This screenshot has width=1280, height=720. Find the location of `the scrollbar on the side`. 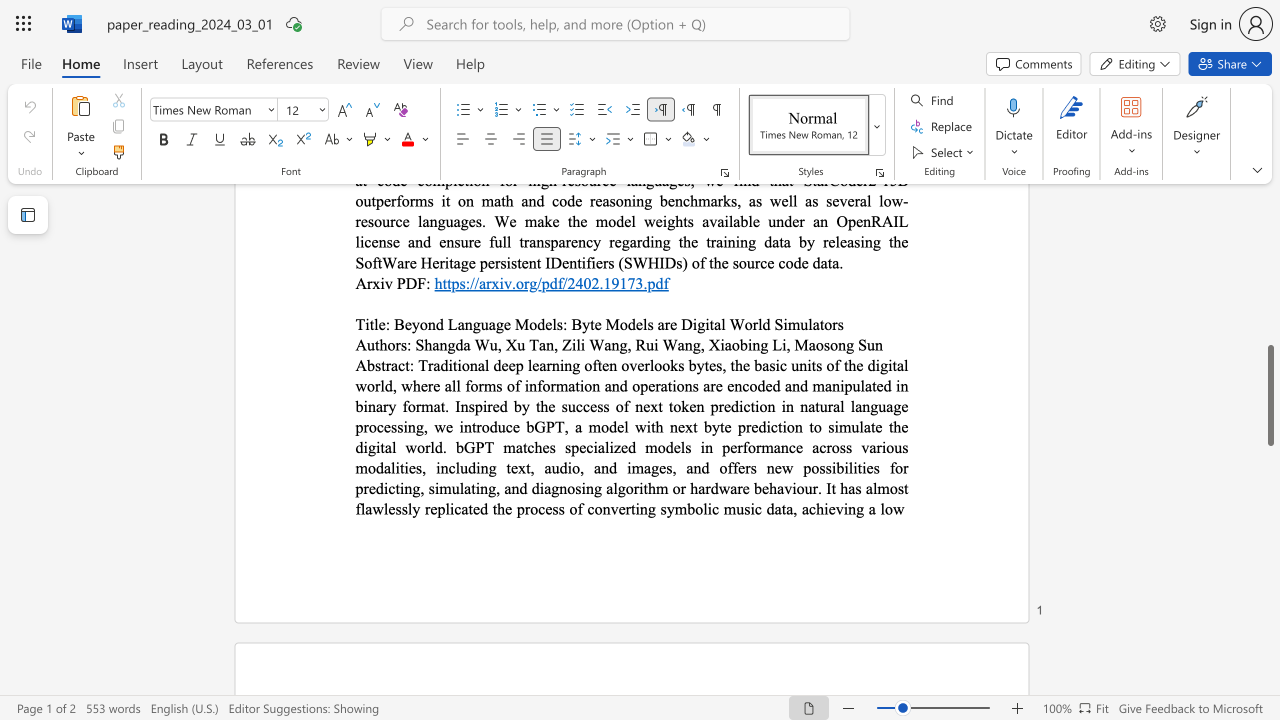

the scrollbar on the side is located at coordinates (1269, 270).